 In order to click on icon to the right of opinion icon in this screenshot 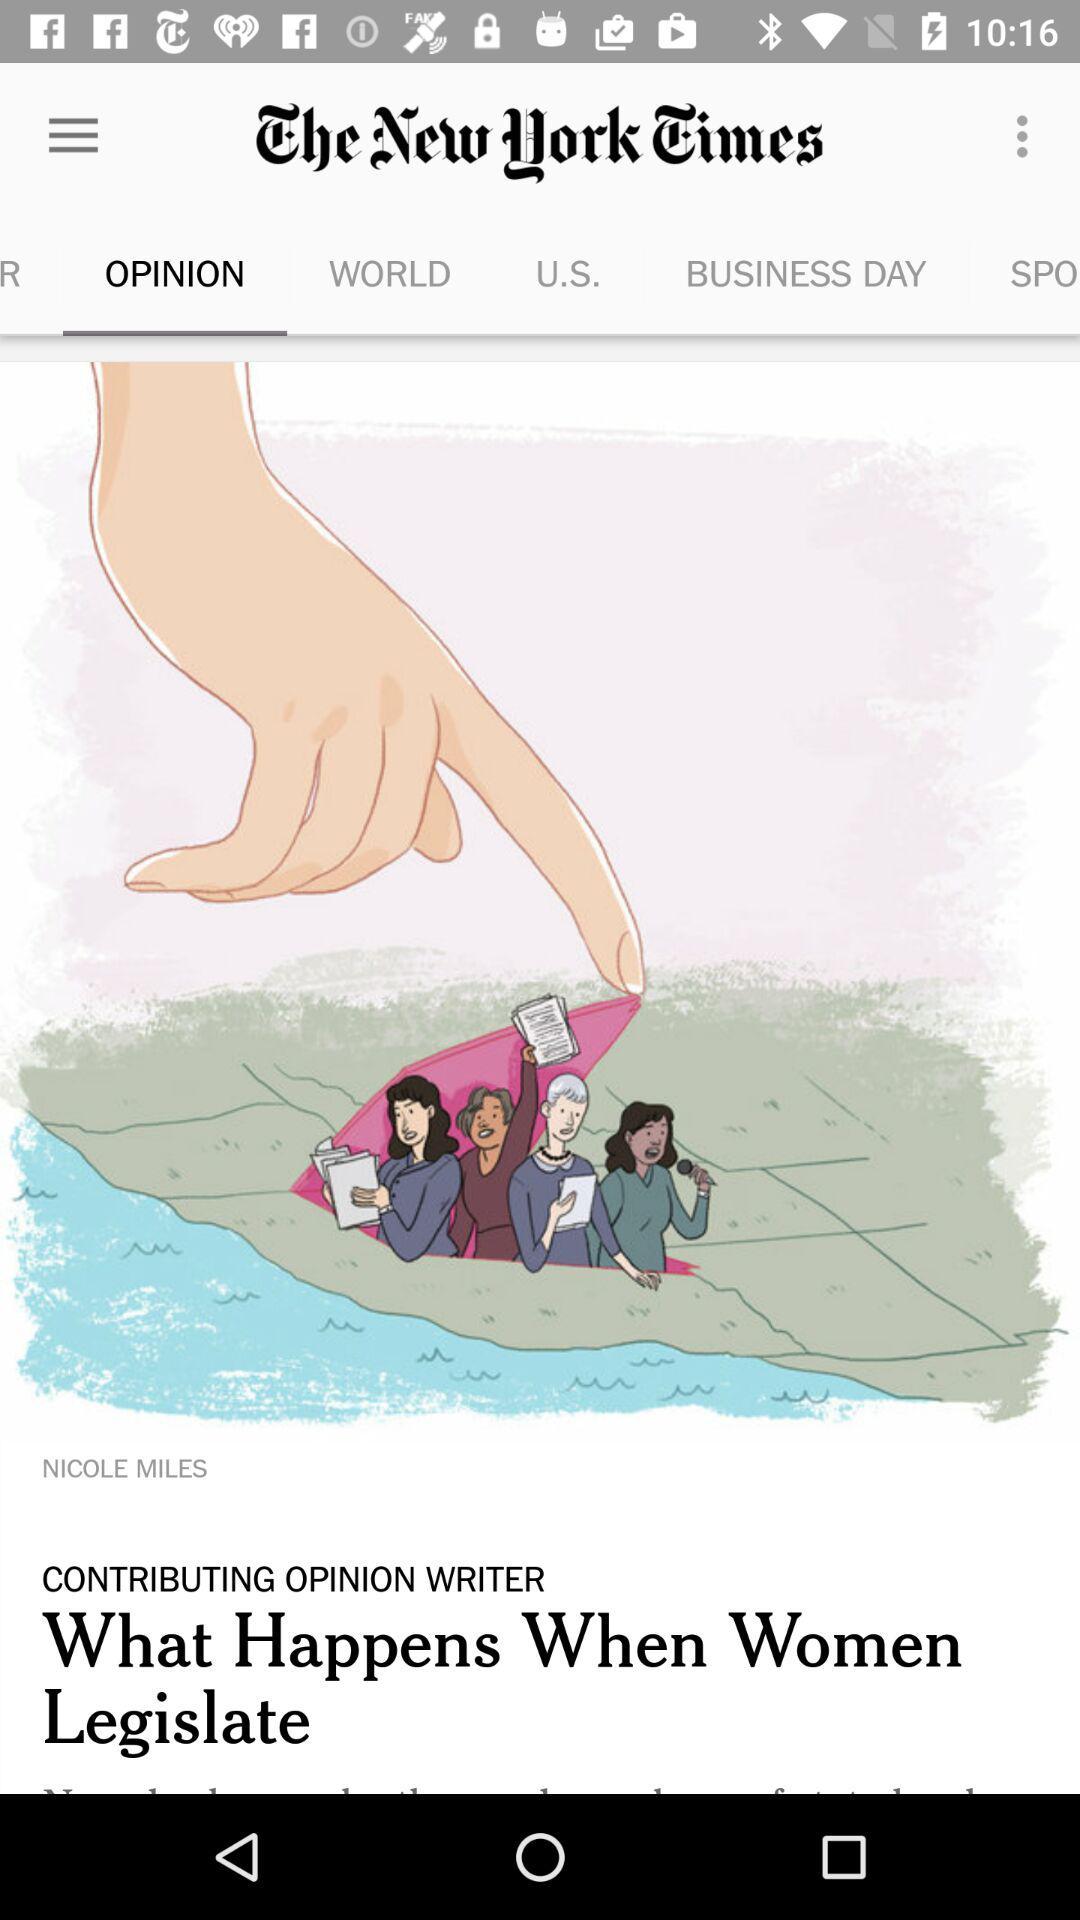, I will do `click(390, 272)`.